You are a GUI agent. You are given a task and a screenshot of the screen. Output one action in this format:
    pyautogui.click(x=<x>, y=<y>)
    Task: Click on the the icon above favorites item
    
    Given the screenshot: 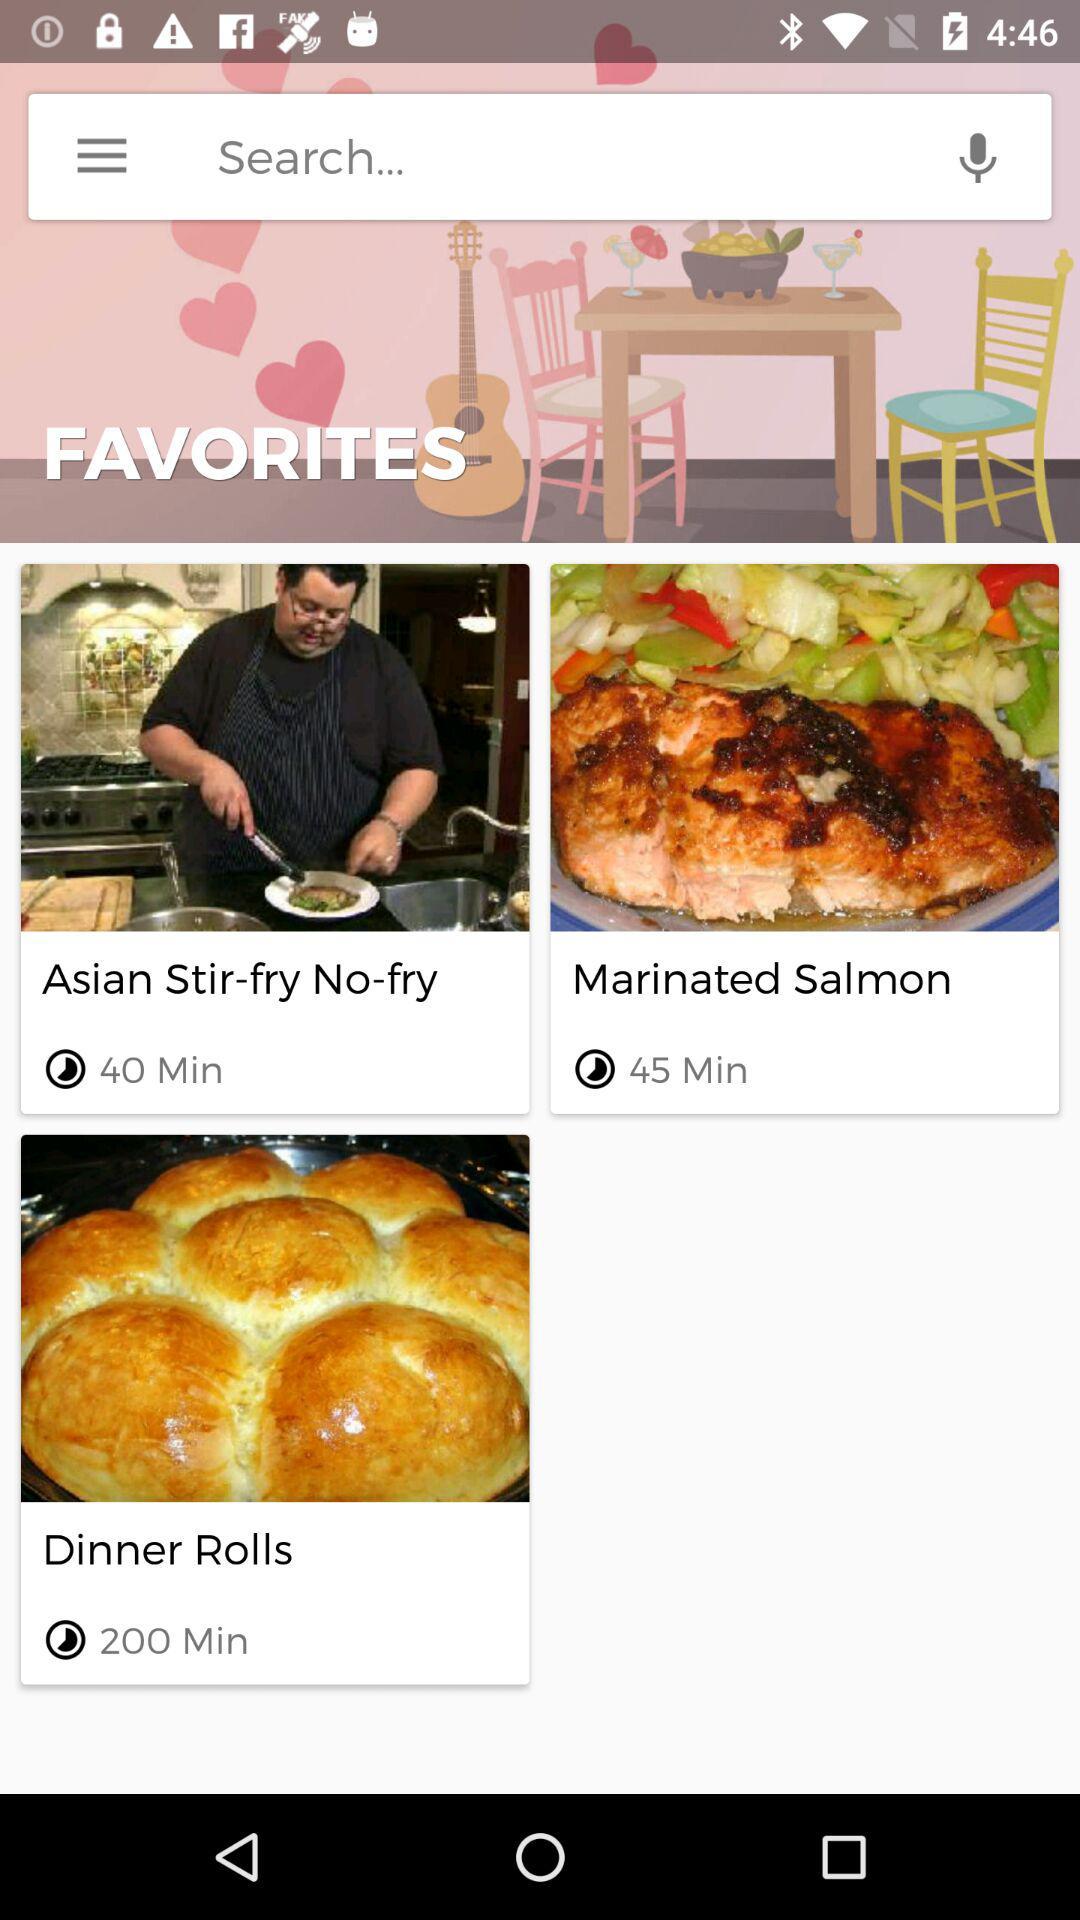 What is the action you would take?
    pyautogui.click(x=101, y=155)
    